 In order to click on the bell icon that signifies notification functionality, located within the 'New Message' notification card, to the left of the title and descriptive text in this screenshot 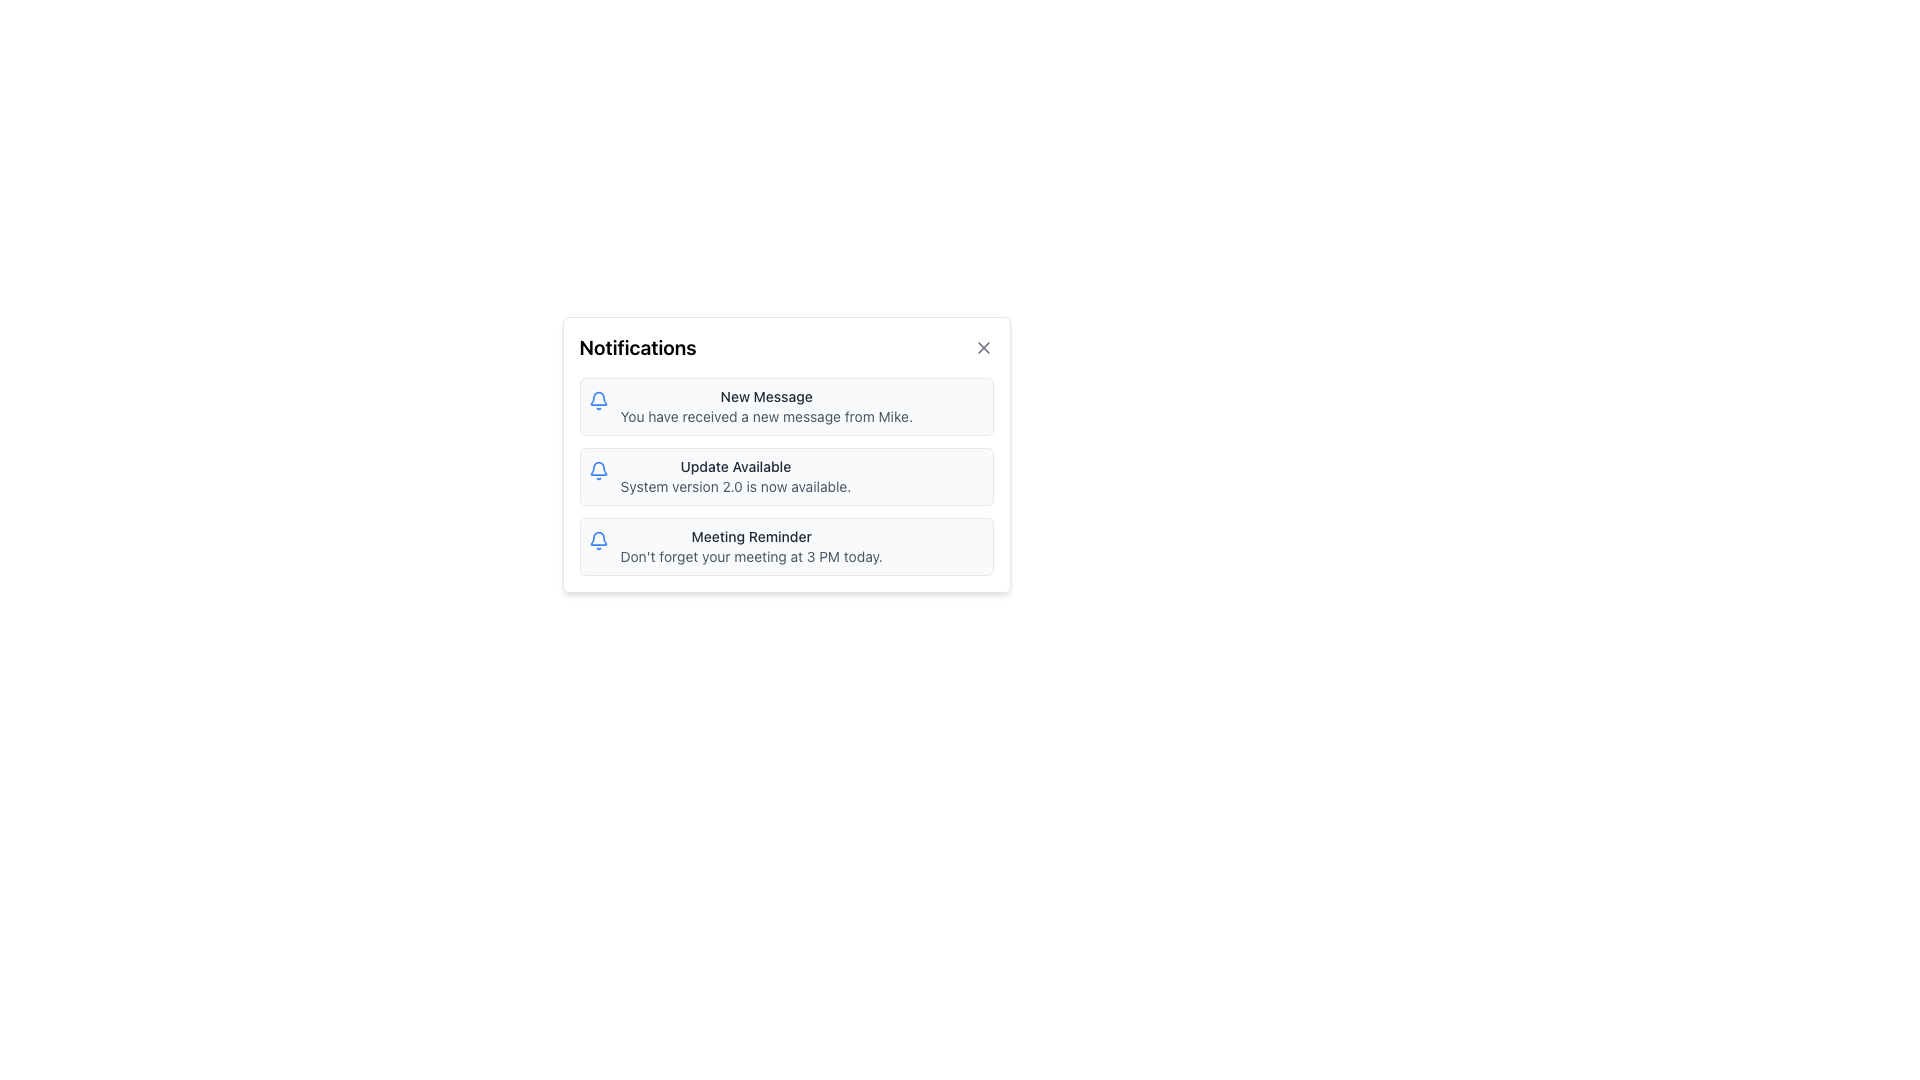, I will do `click(597, 401)`.